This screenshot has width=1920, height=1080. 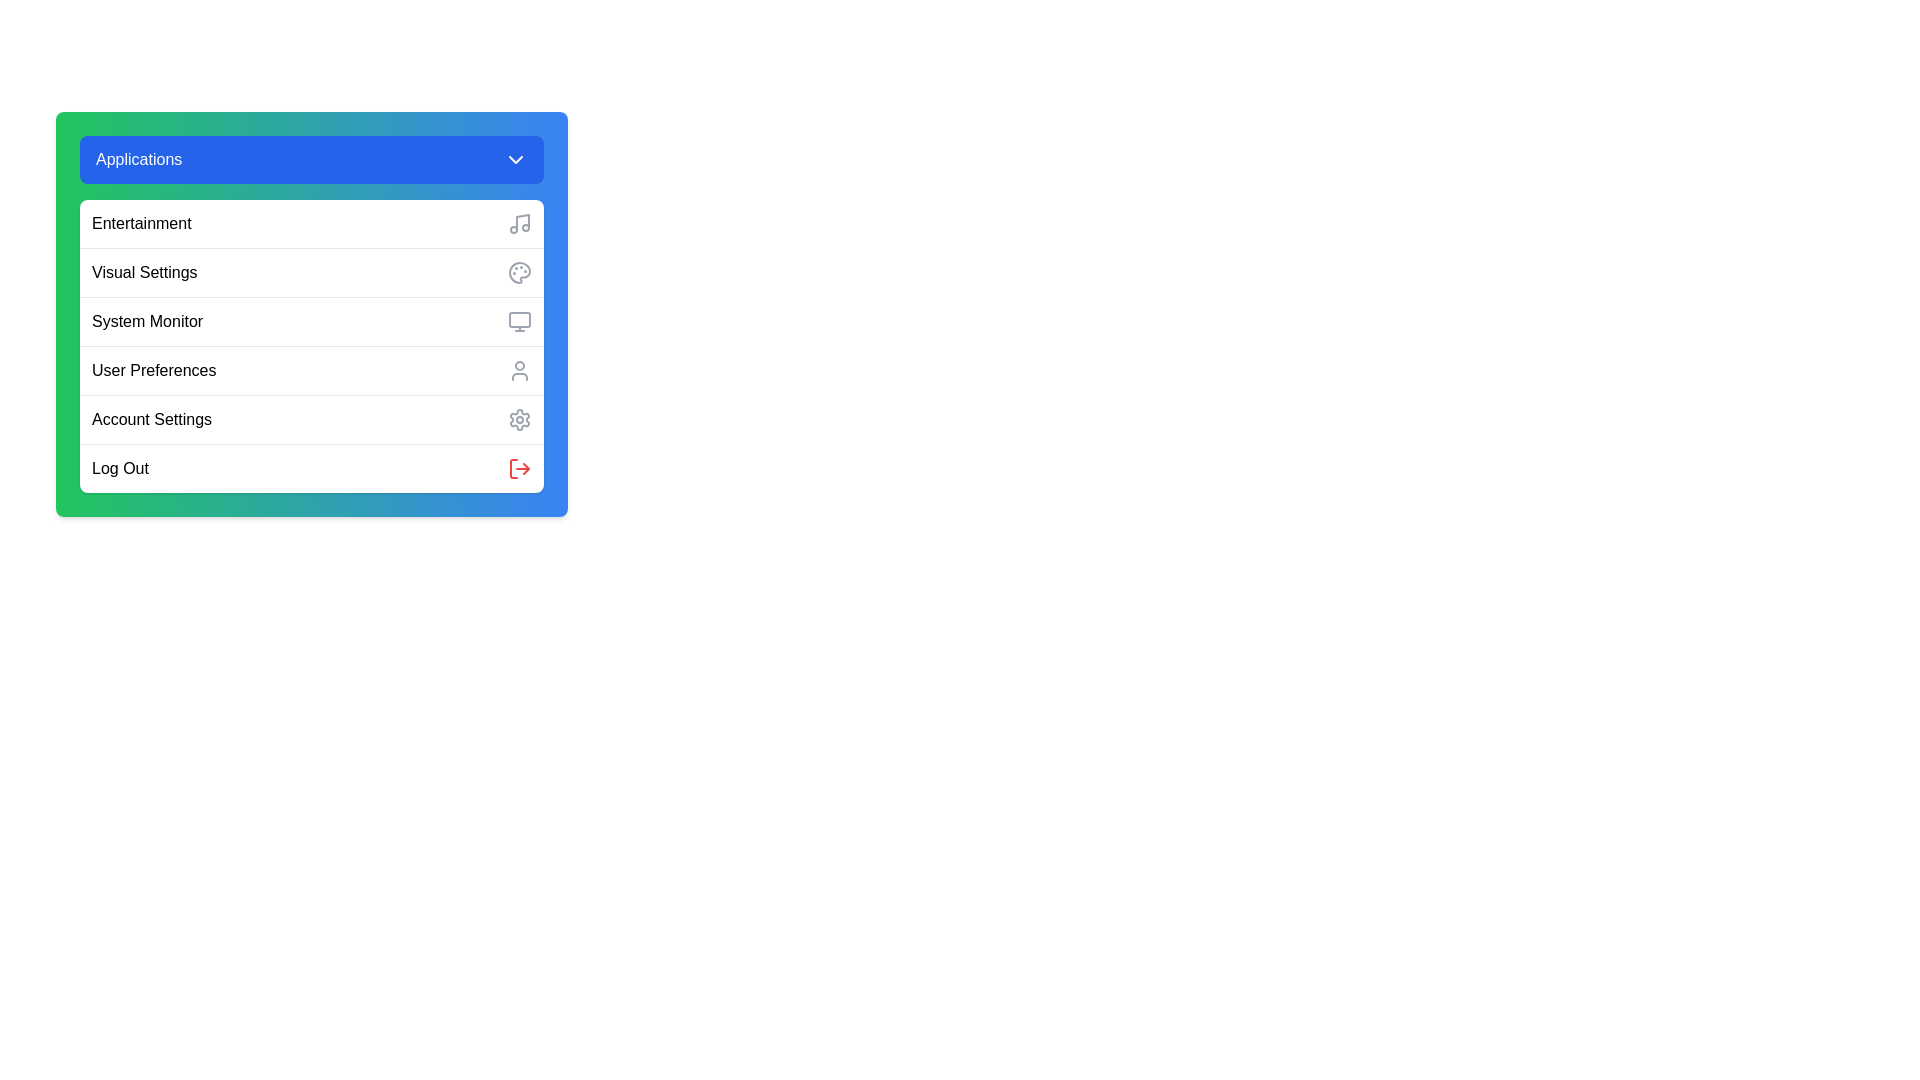 I want to click on the menu item System Monitor to observe the interaction effect, so click(x=311, y=320).